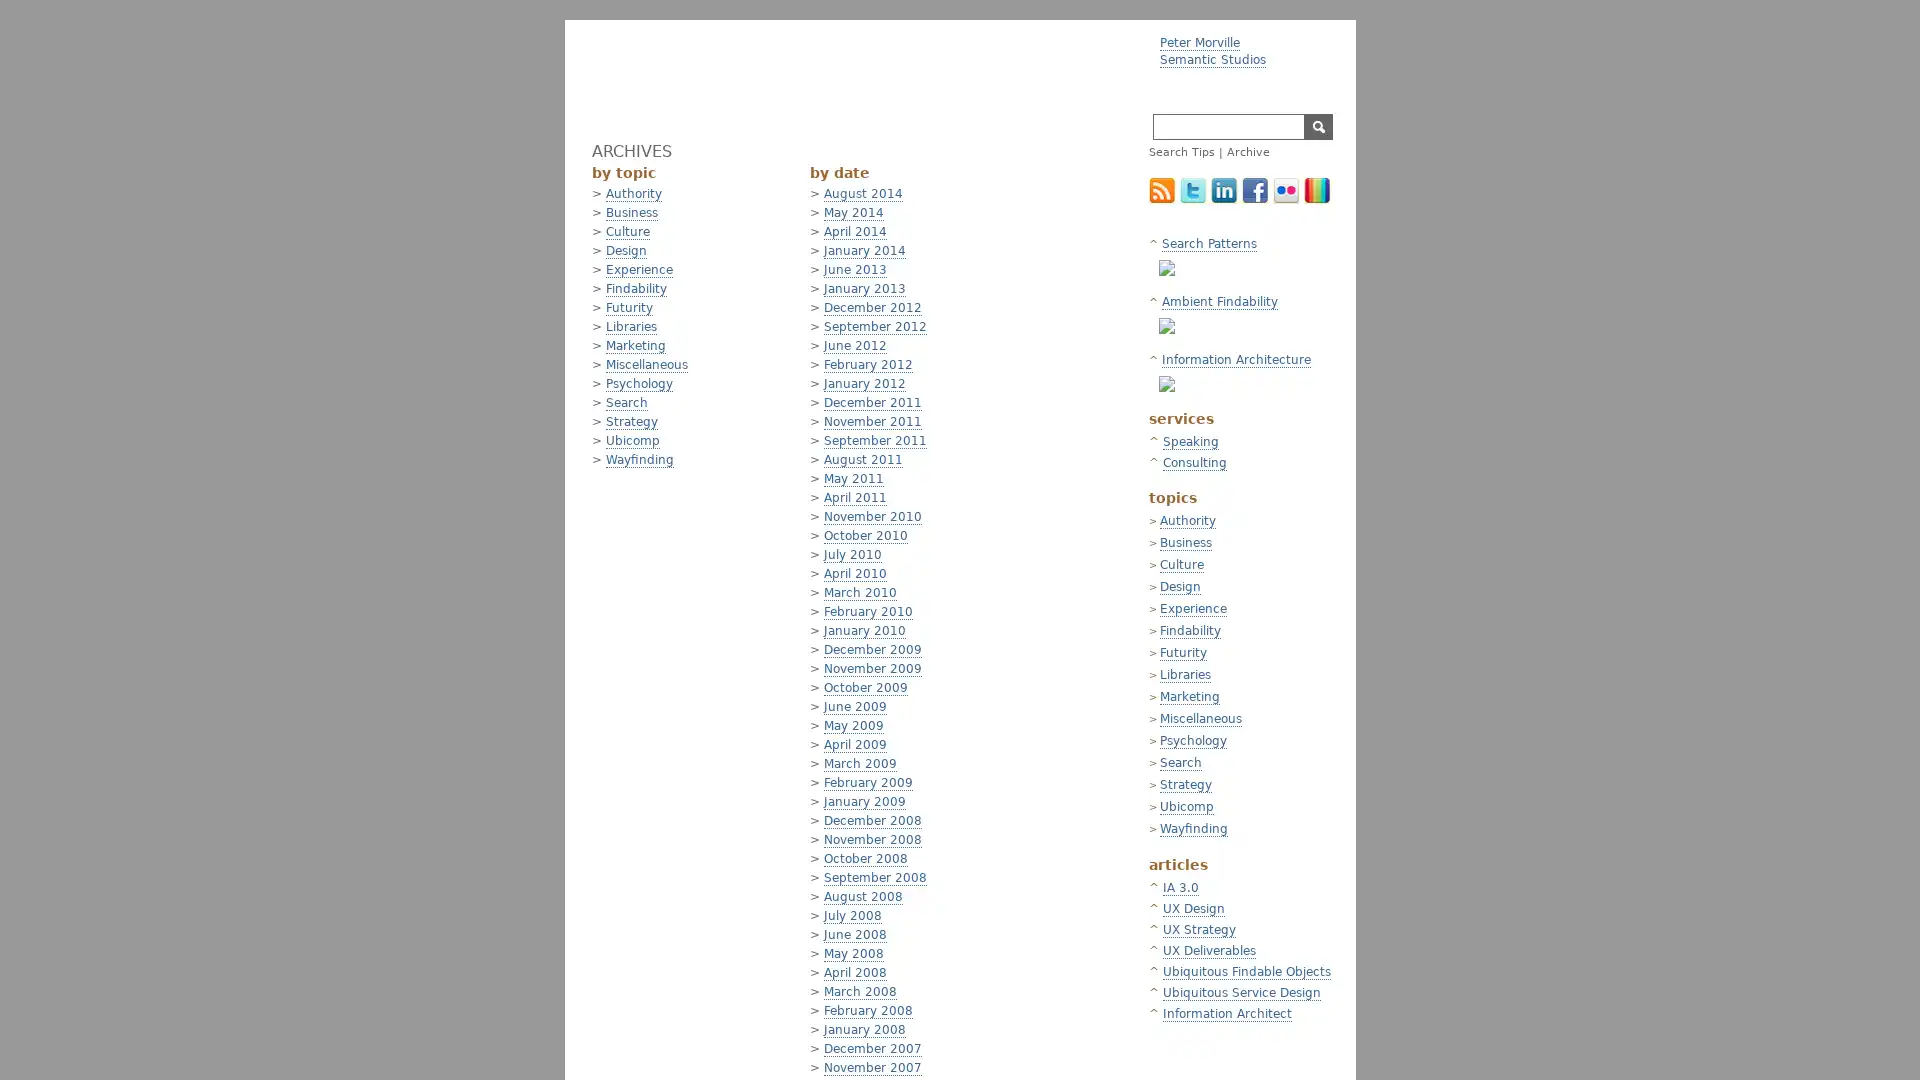  What do you see at coordinates (1318, 127) in the screenshot?
I see `SUBMIT` at bounding box center [1318, 127].